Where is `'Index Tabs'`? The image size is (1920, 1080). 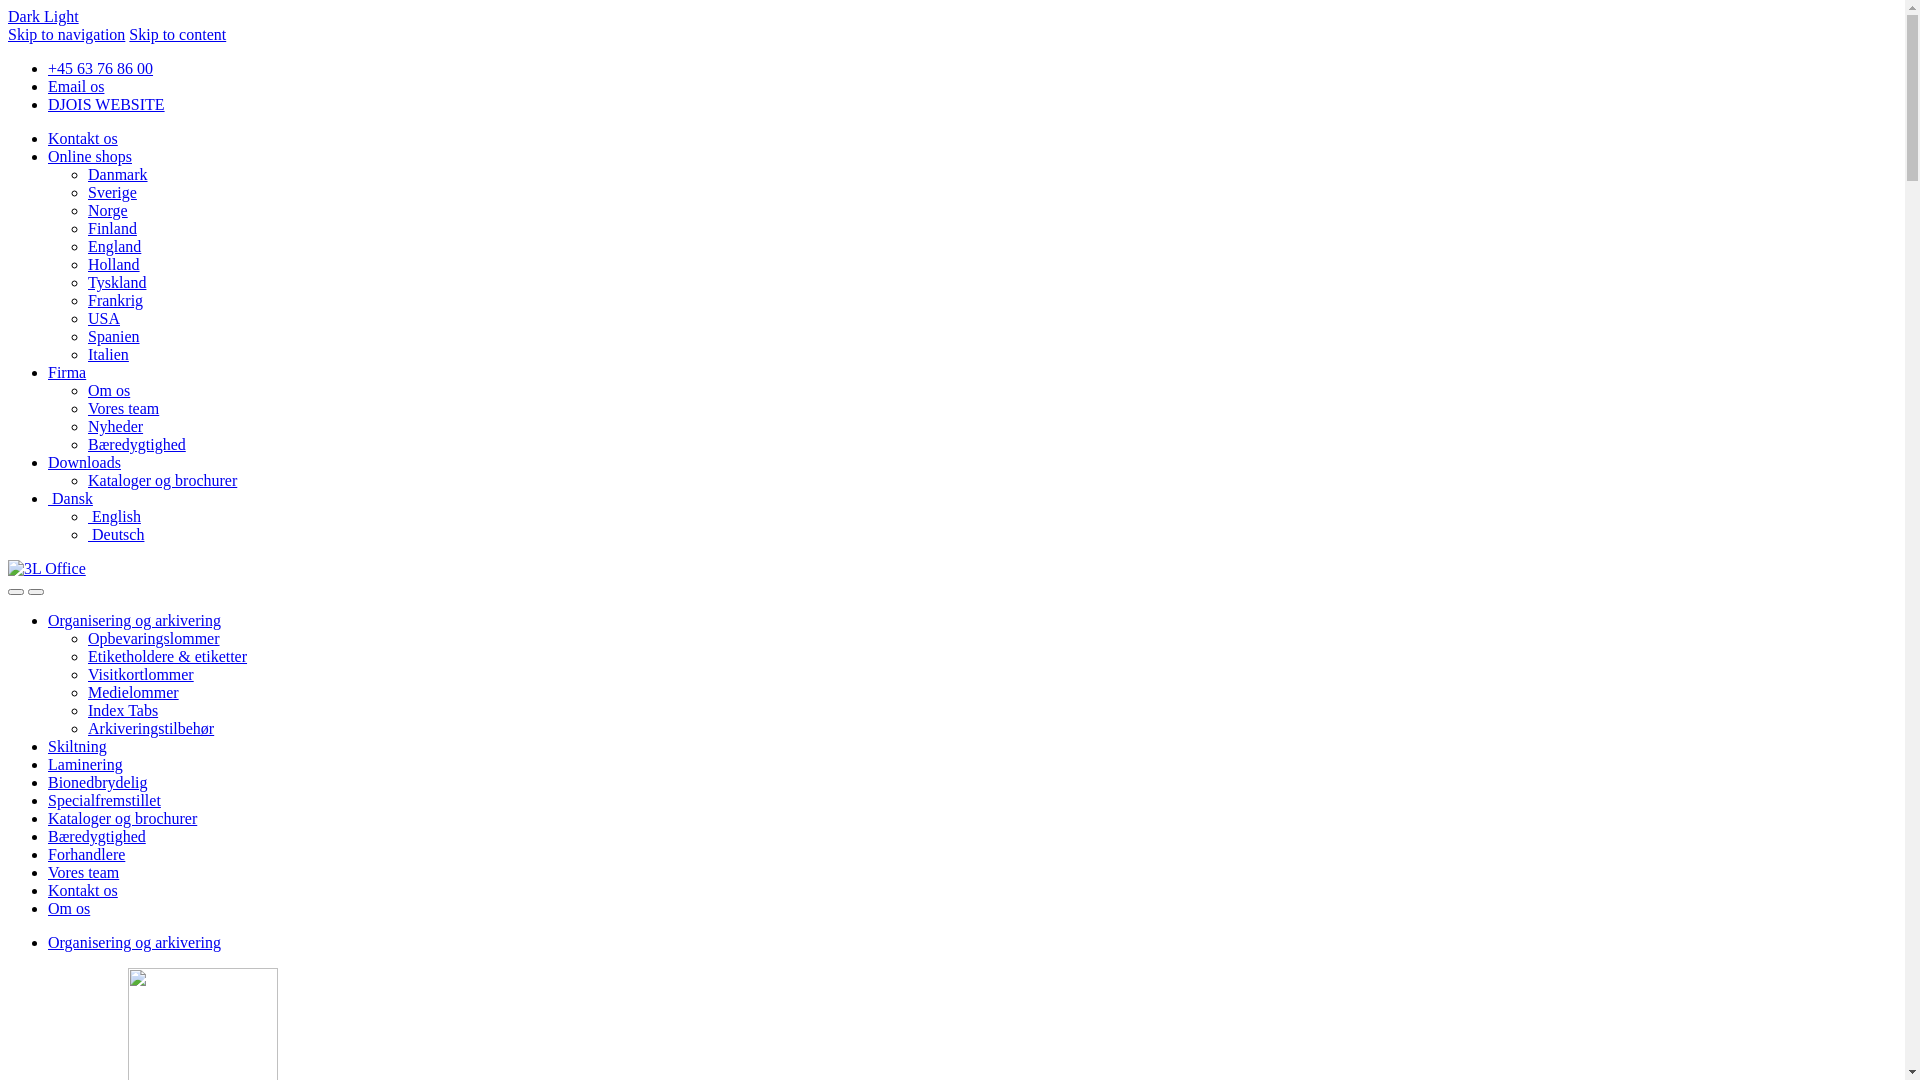 'Index Tabs' is located at coordinates (122, 709).